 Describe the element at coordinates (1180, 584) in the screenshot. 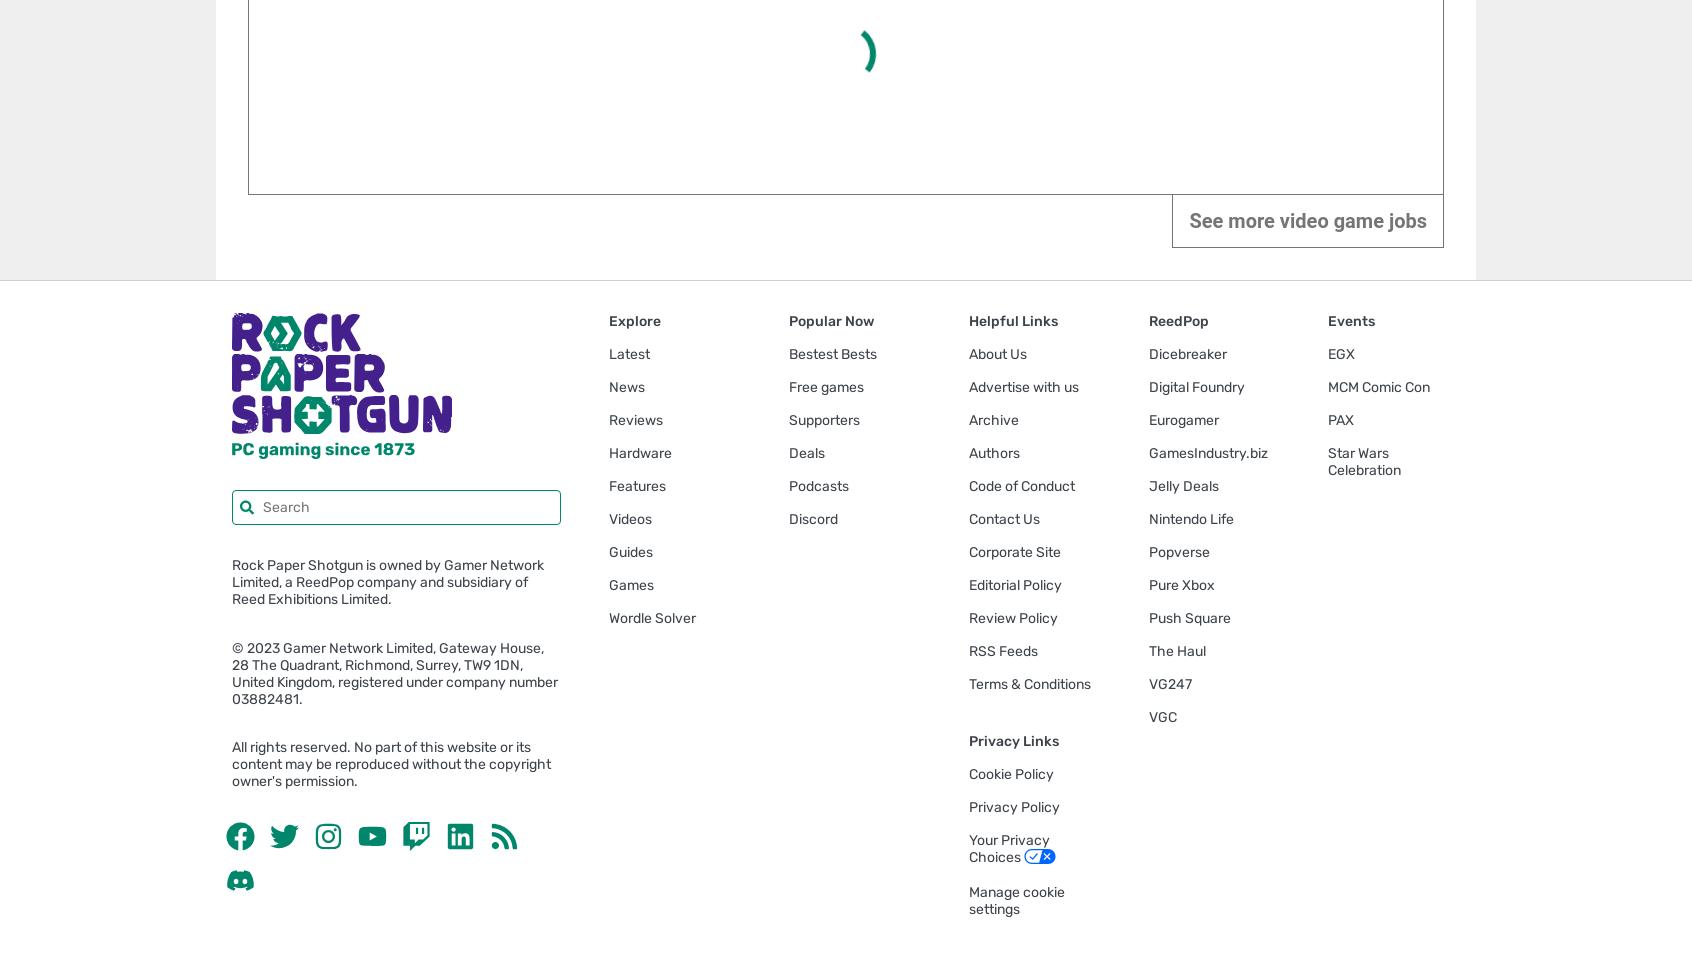

I see `'Pure Xbox'` at that location.